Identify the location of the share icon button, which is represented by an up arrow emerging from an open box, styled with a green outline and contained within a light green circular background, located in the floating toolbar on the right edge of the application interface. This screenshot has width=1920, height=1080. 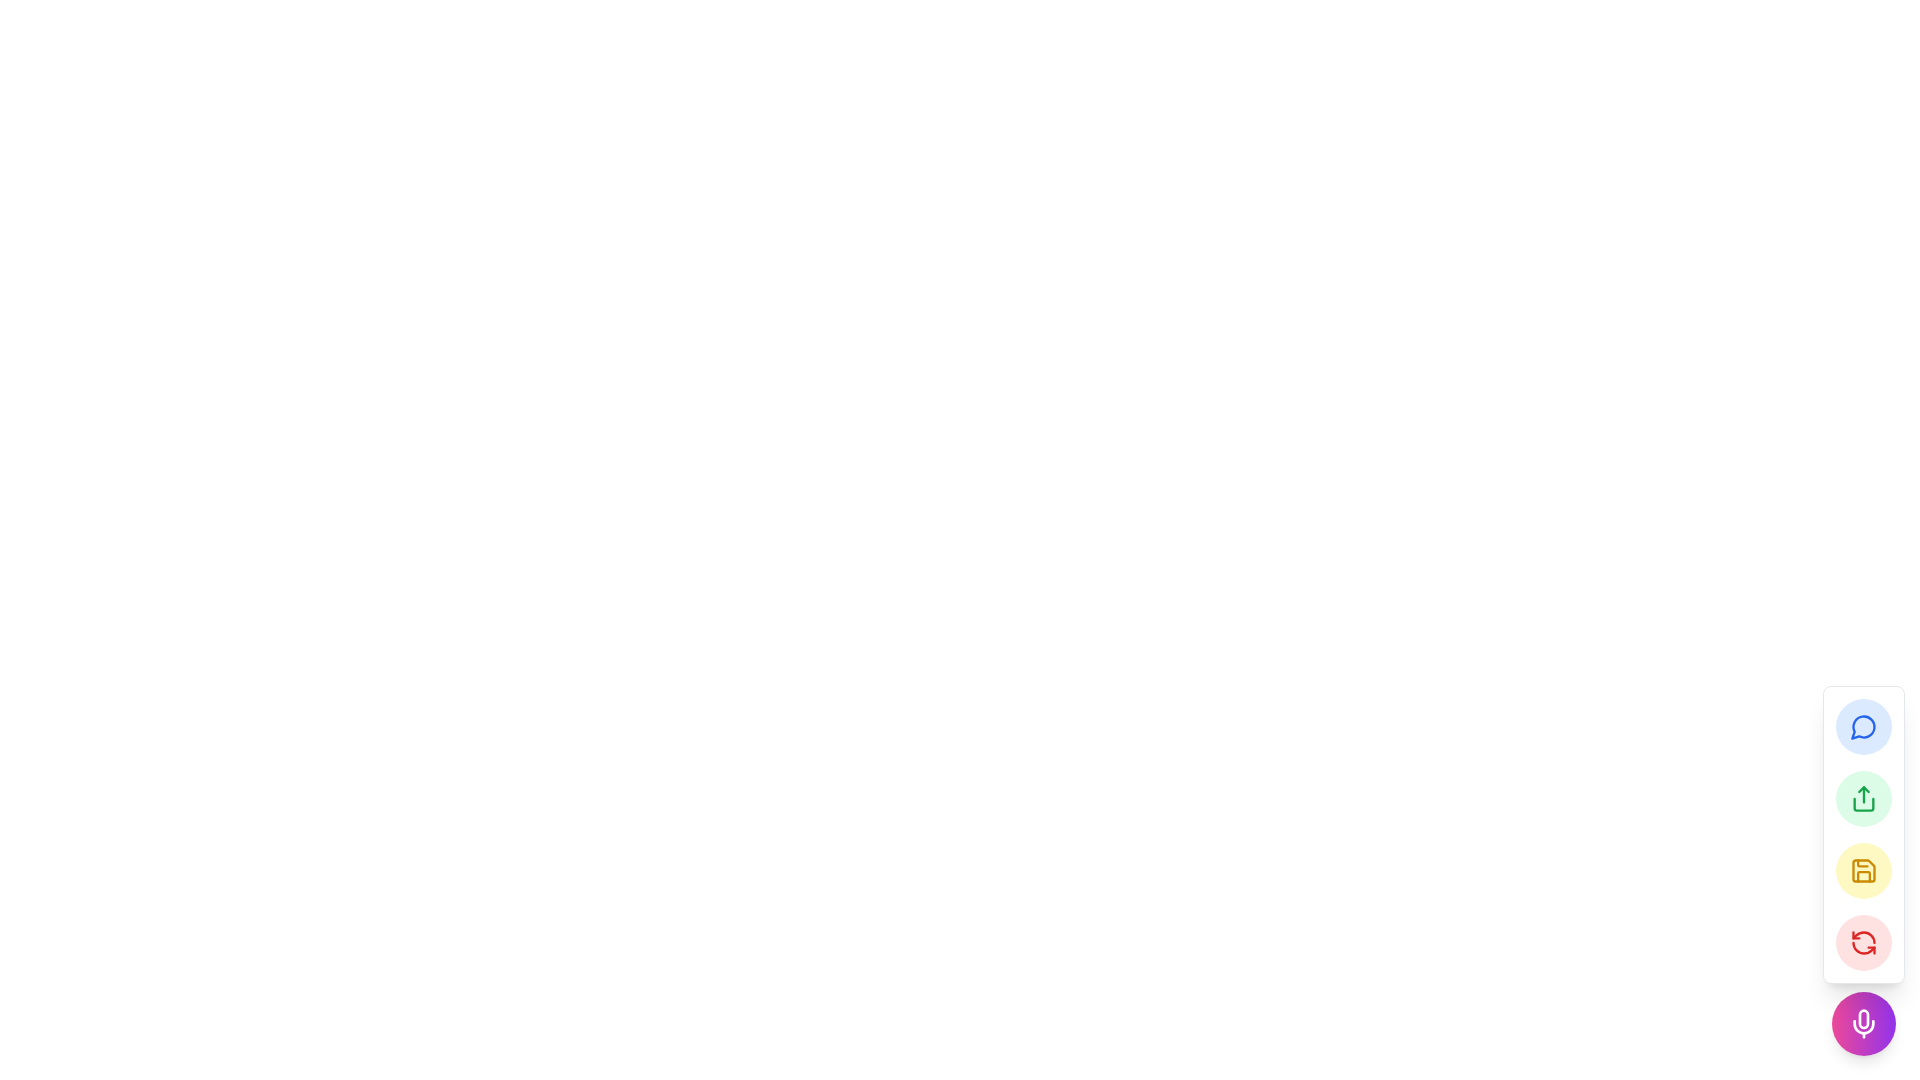
(1862, 797).